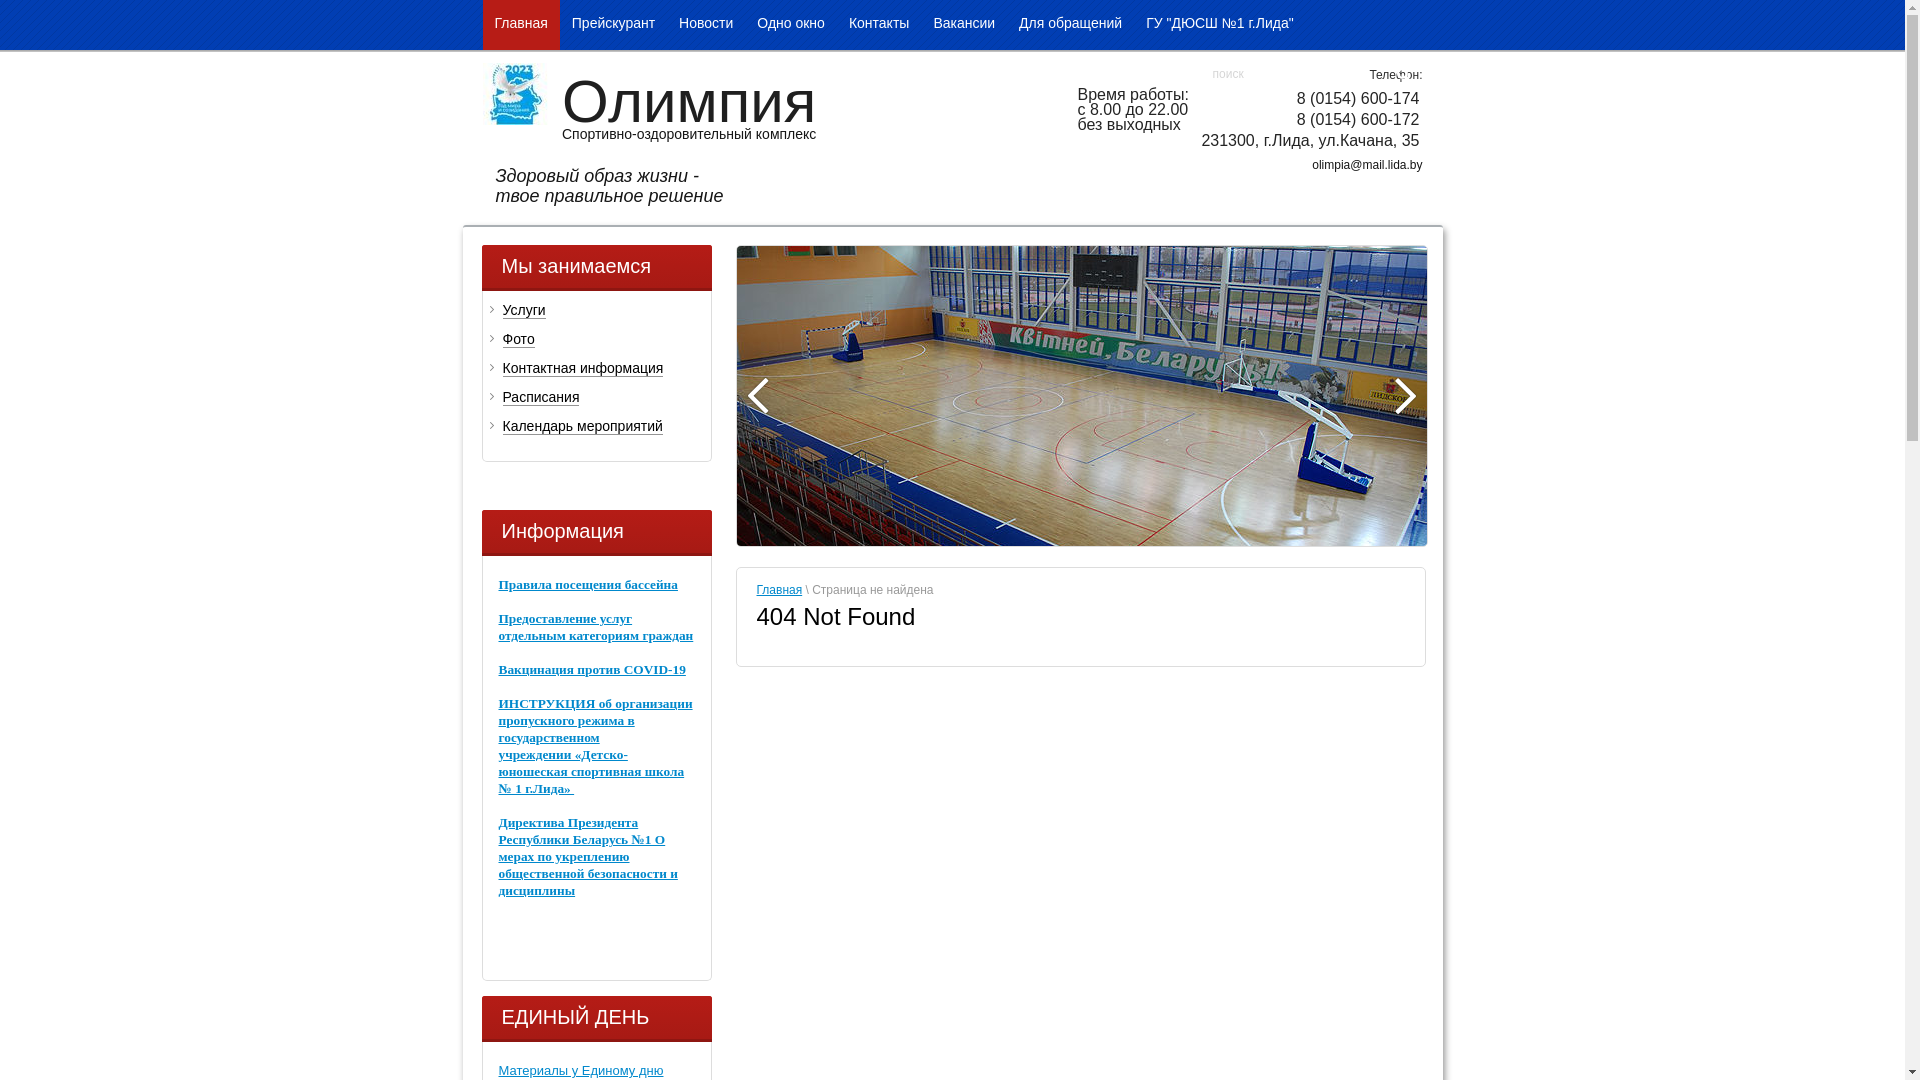 The height and width of the screenshot is (1080, 1920). What do you see at coordinates (1366, 164) in the screenshot?
I see `'olimpia@mail.lida.by'` at bounding box center [1366, 164].